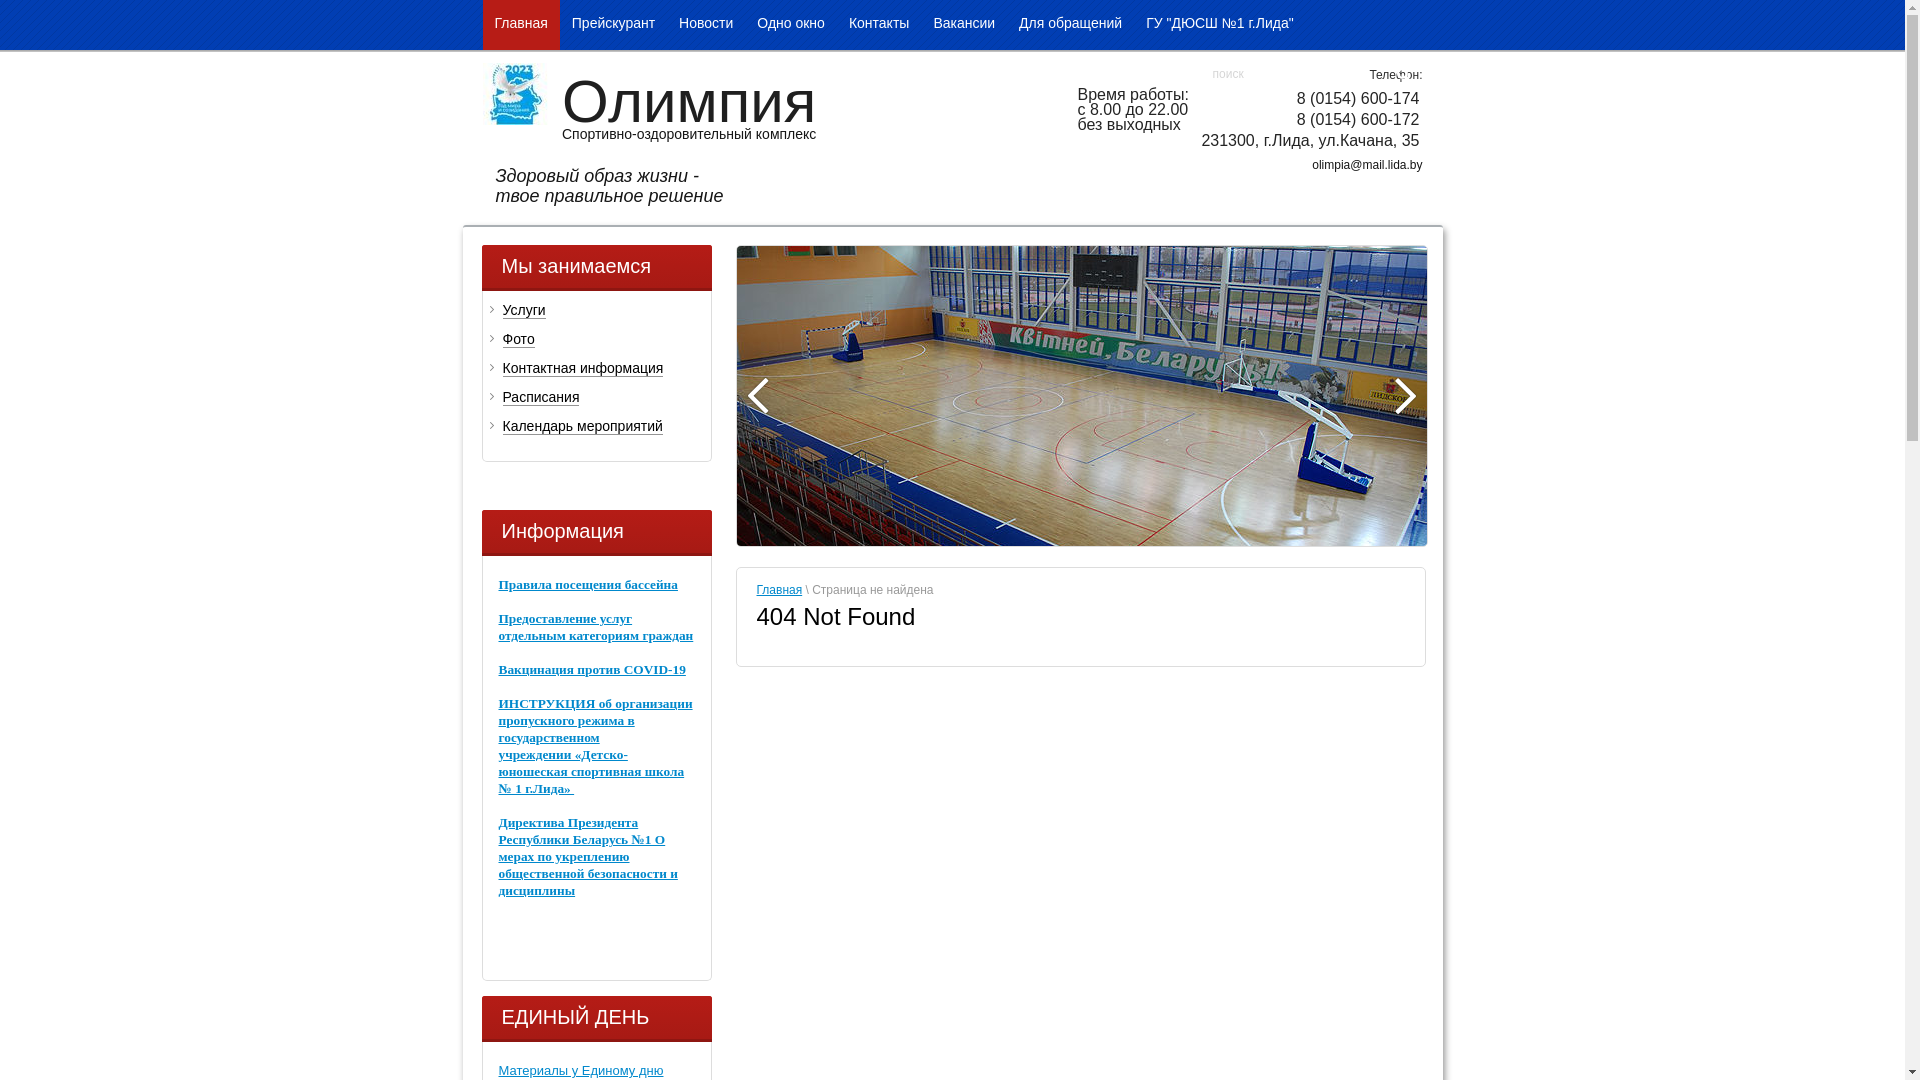 The height and width of the screenshot is (1080, 1920). What do you see at coordinates (1366, 164) in the screenshot?
I see `'olimpia@mail.lida.by'` at bounding box center [1366, 164].